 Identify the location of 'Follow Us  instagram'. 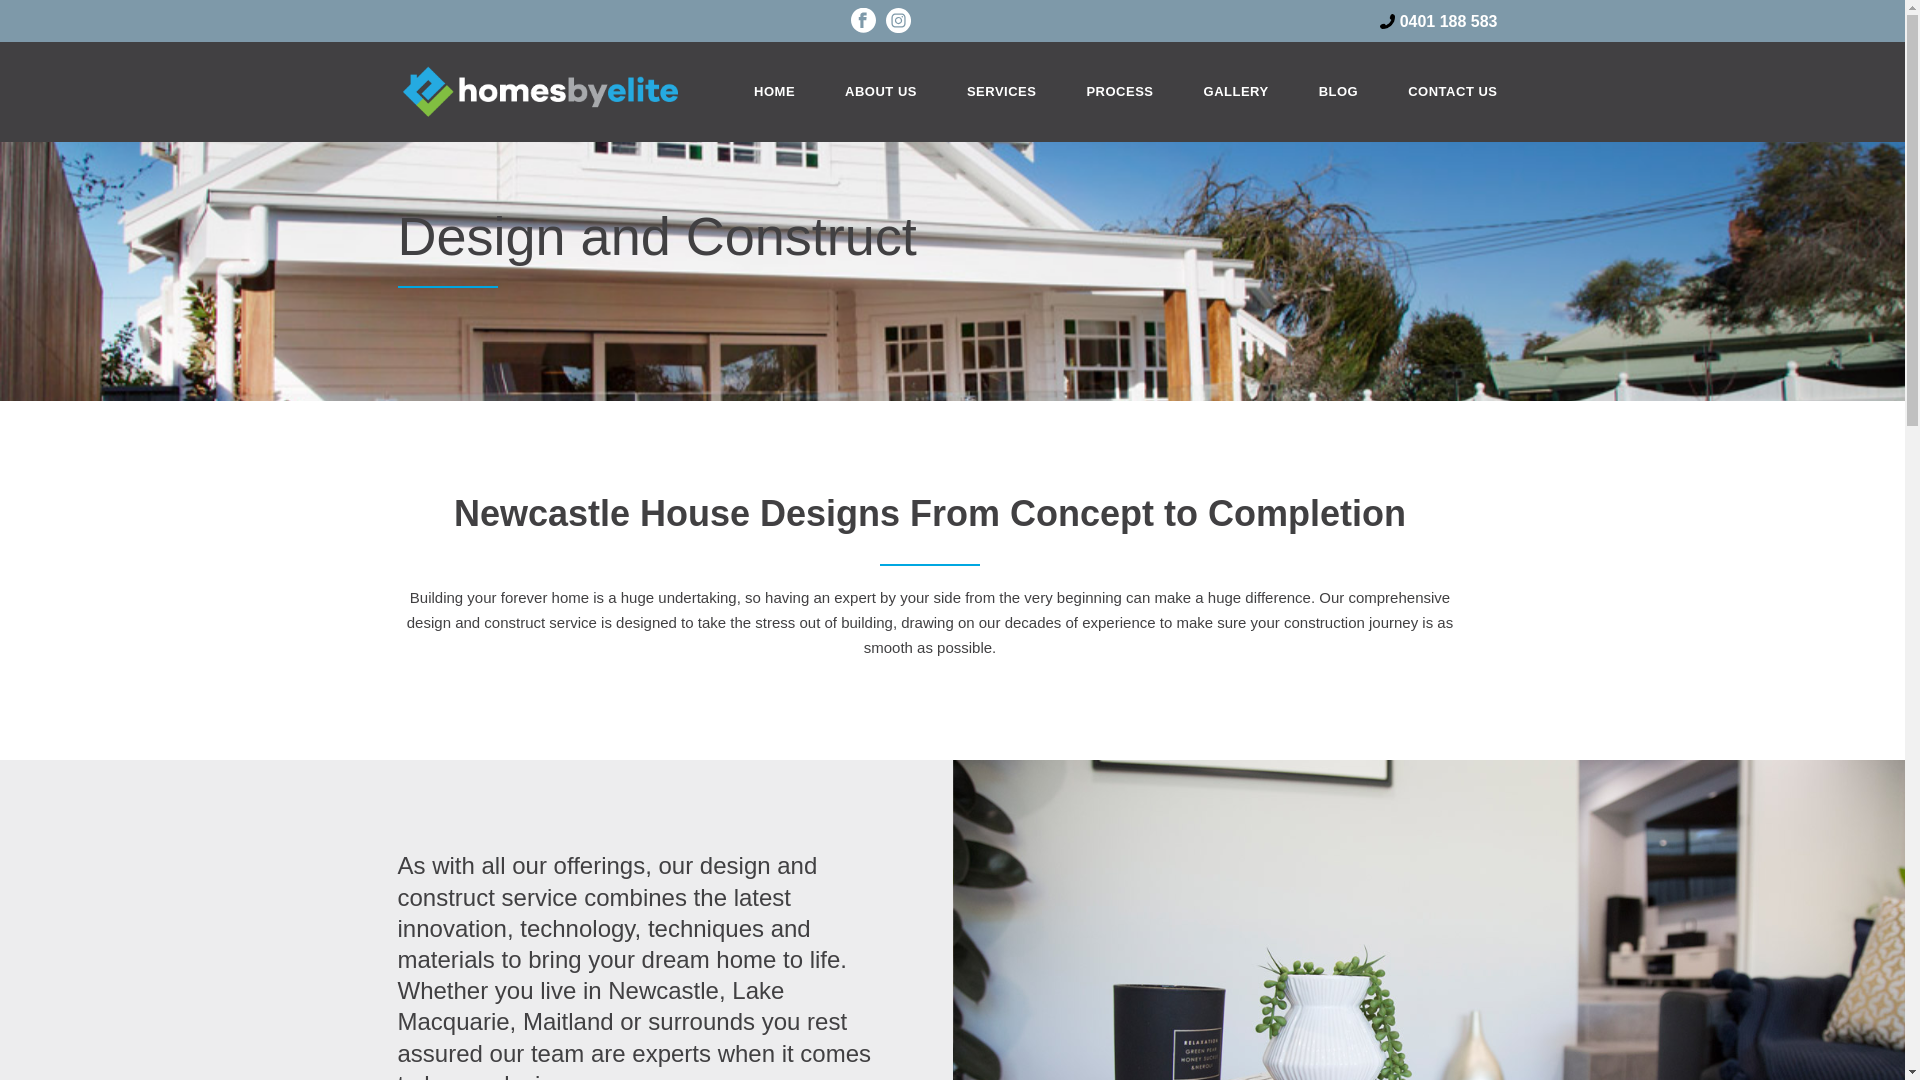
(897, 24).